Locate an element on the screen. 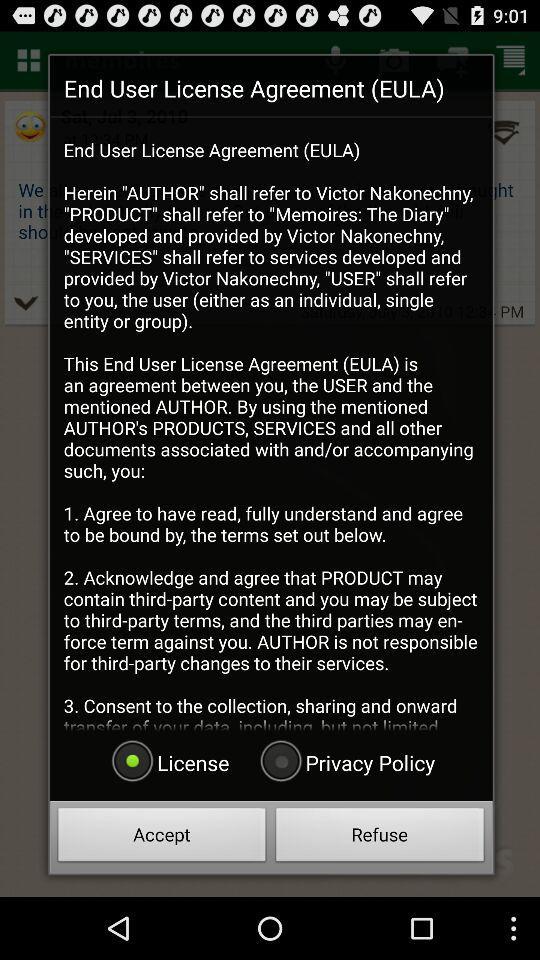  button above accept button is located at coordinates (344, 761).